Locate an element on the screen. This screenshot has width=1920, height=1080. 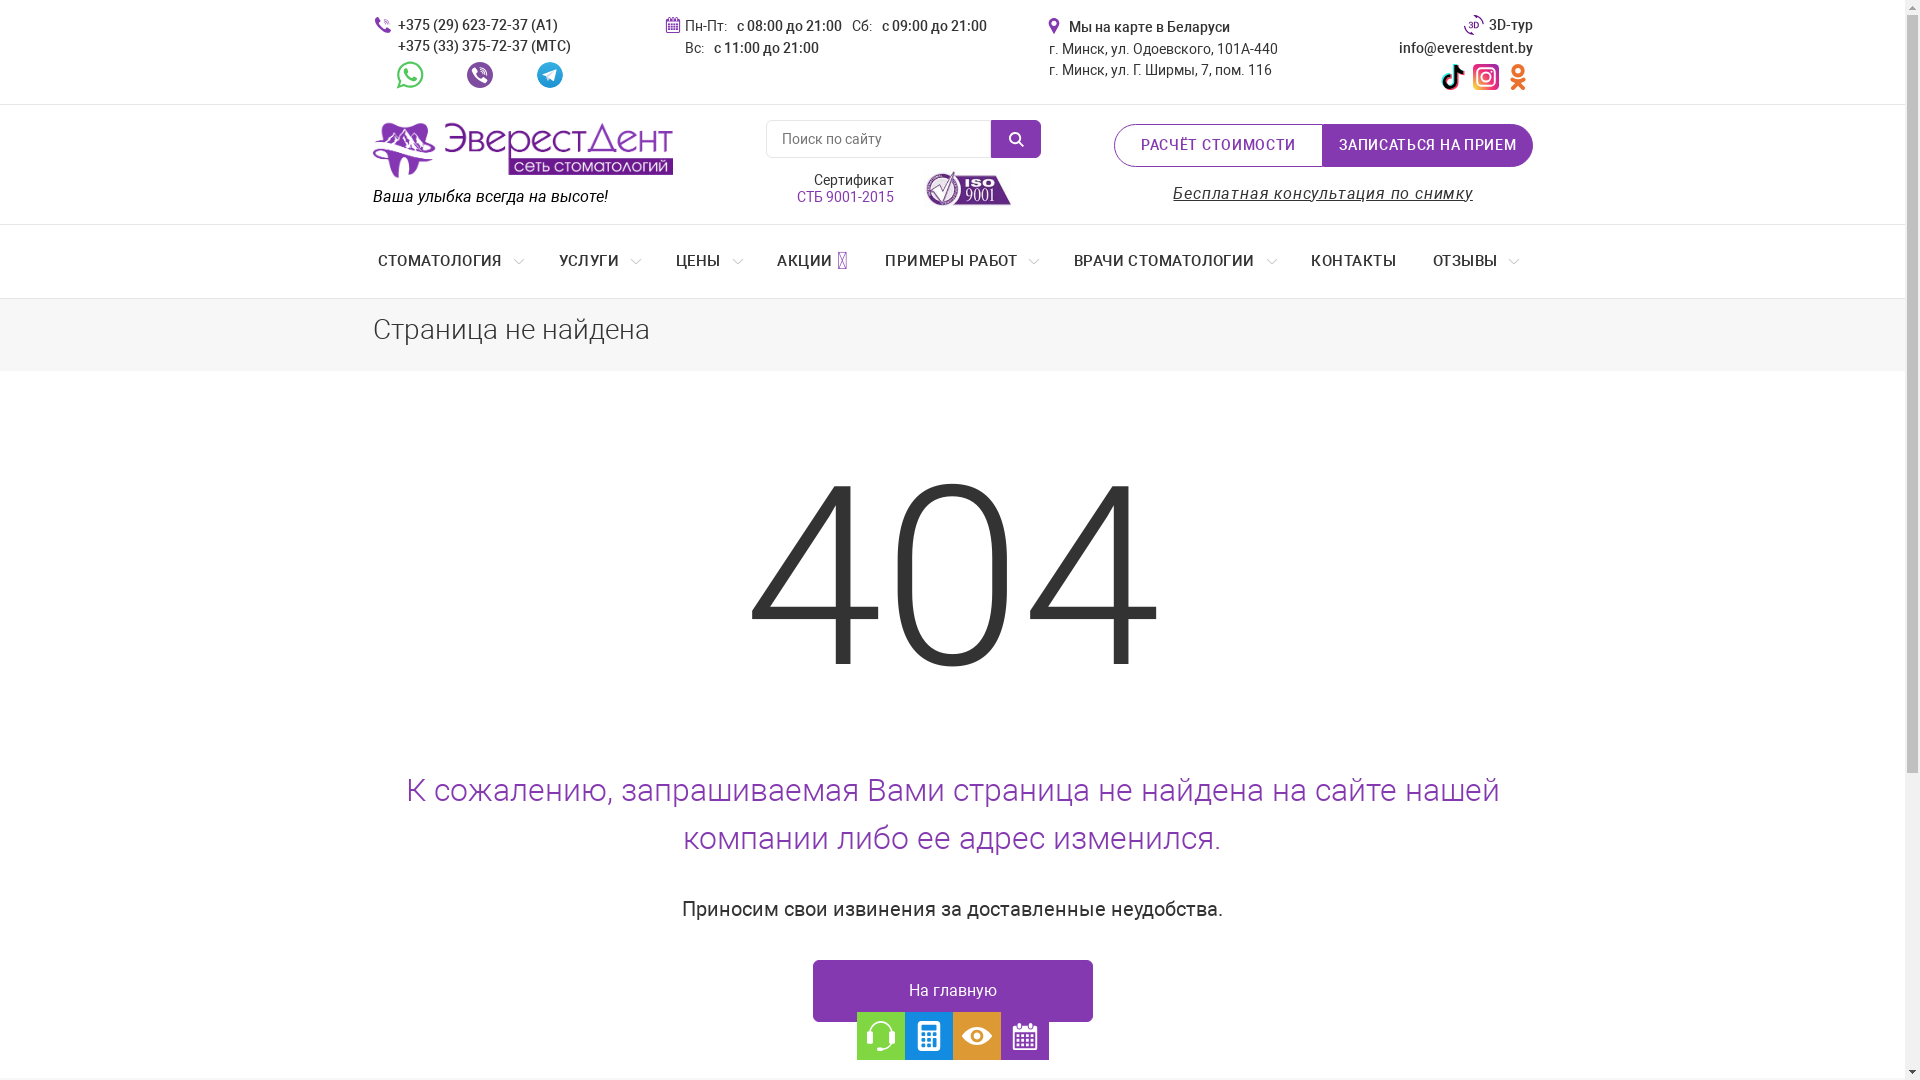
'Telegram' is located at coordinates (549, 73).